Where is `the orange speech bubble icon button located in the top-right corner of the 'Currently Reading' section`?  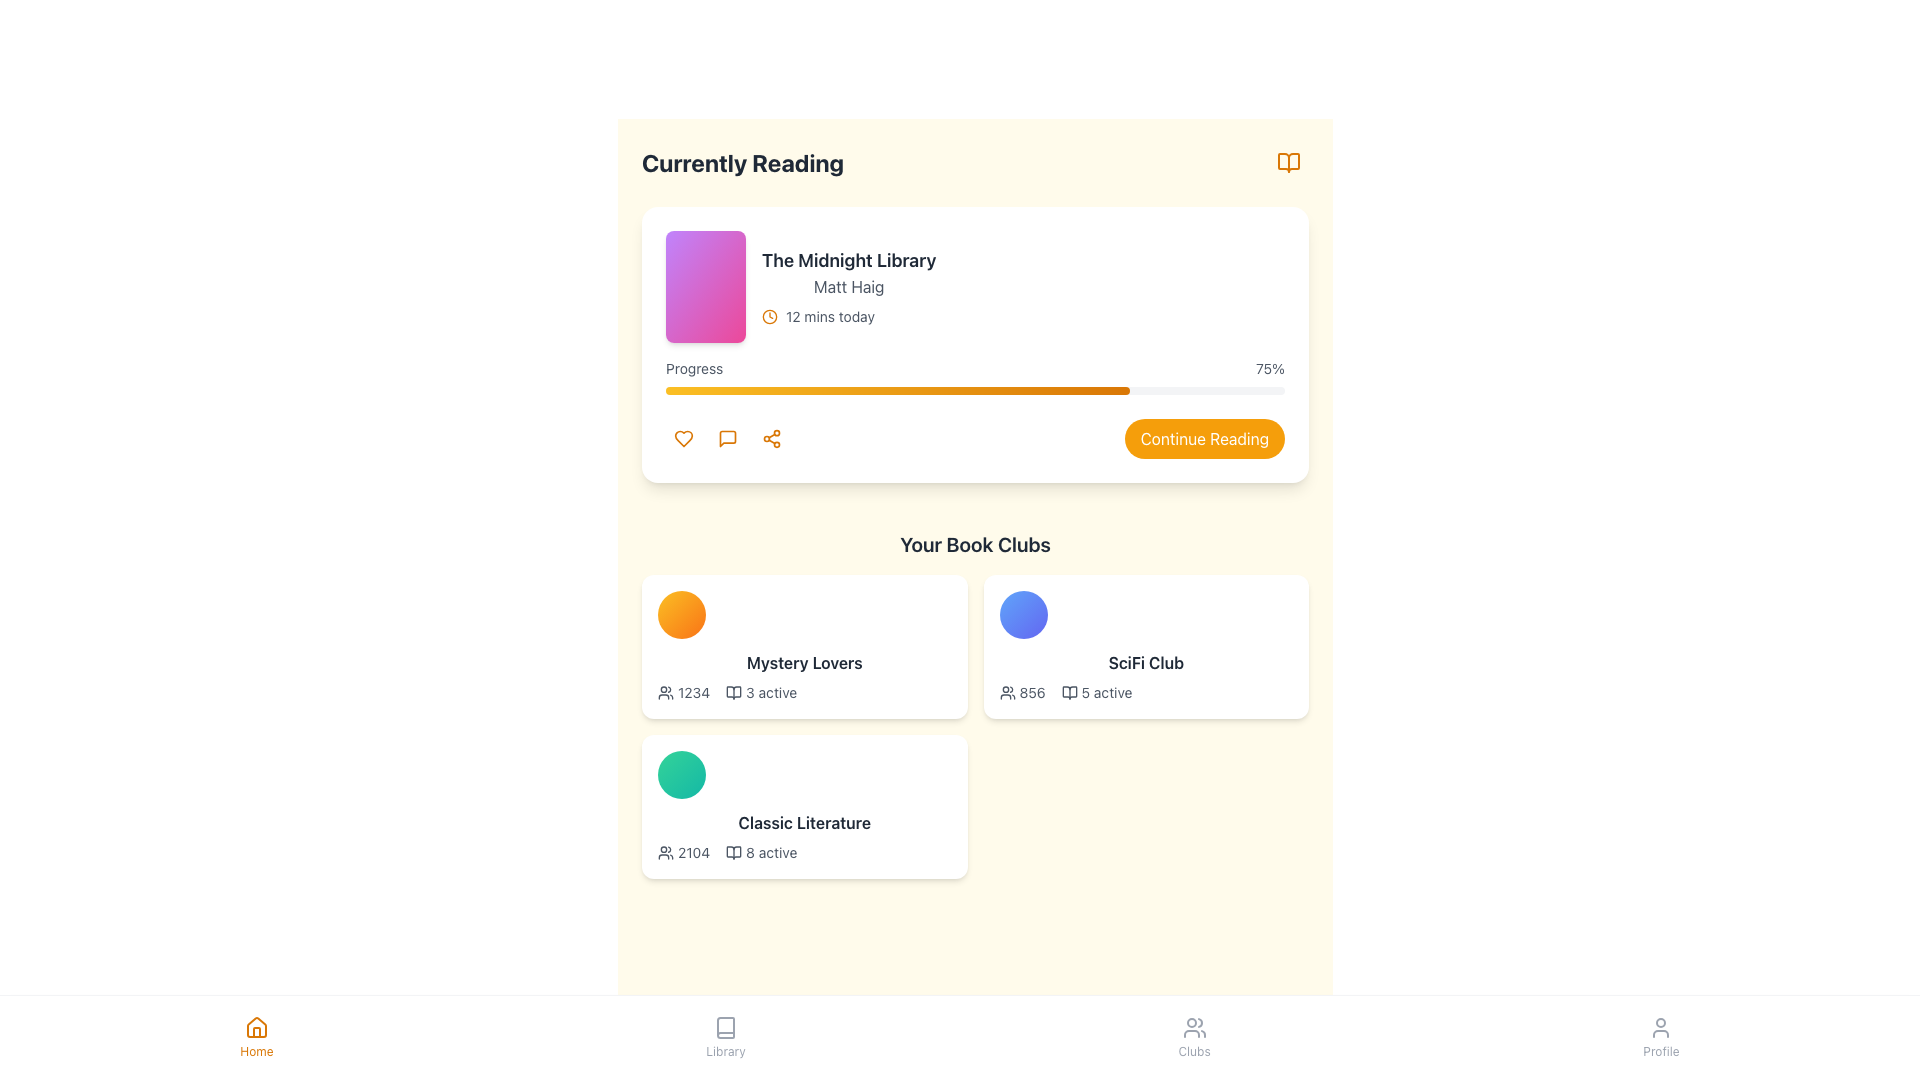 the orange speech bubble icon button located in the top-right corner of the 'Currently Reading' section is located at coordinates (727, 438).